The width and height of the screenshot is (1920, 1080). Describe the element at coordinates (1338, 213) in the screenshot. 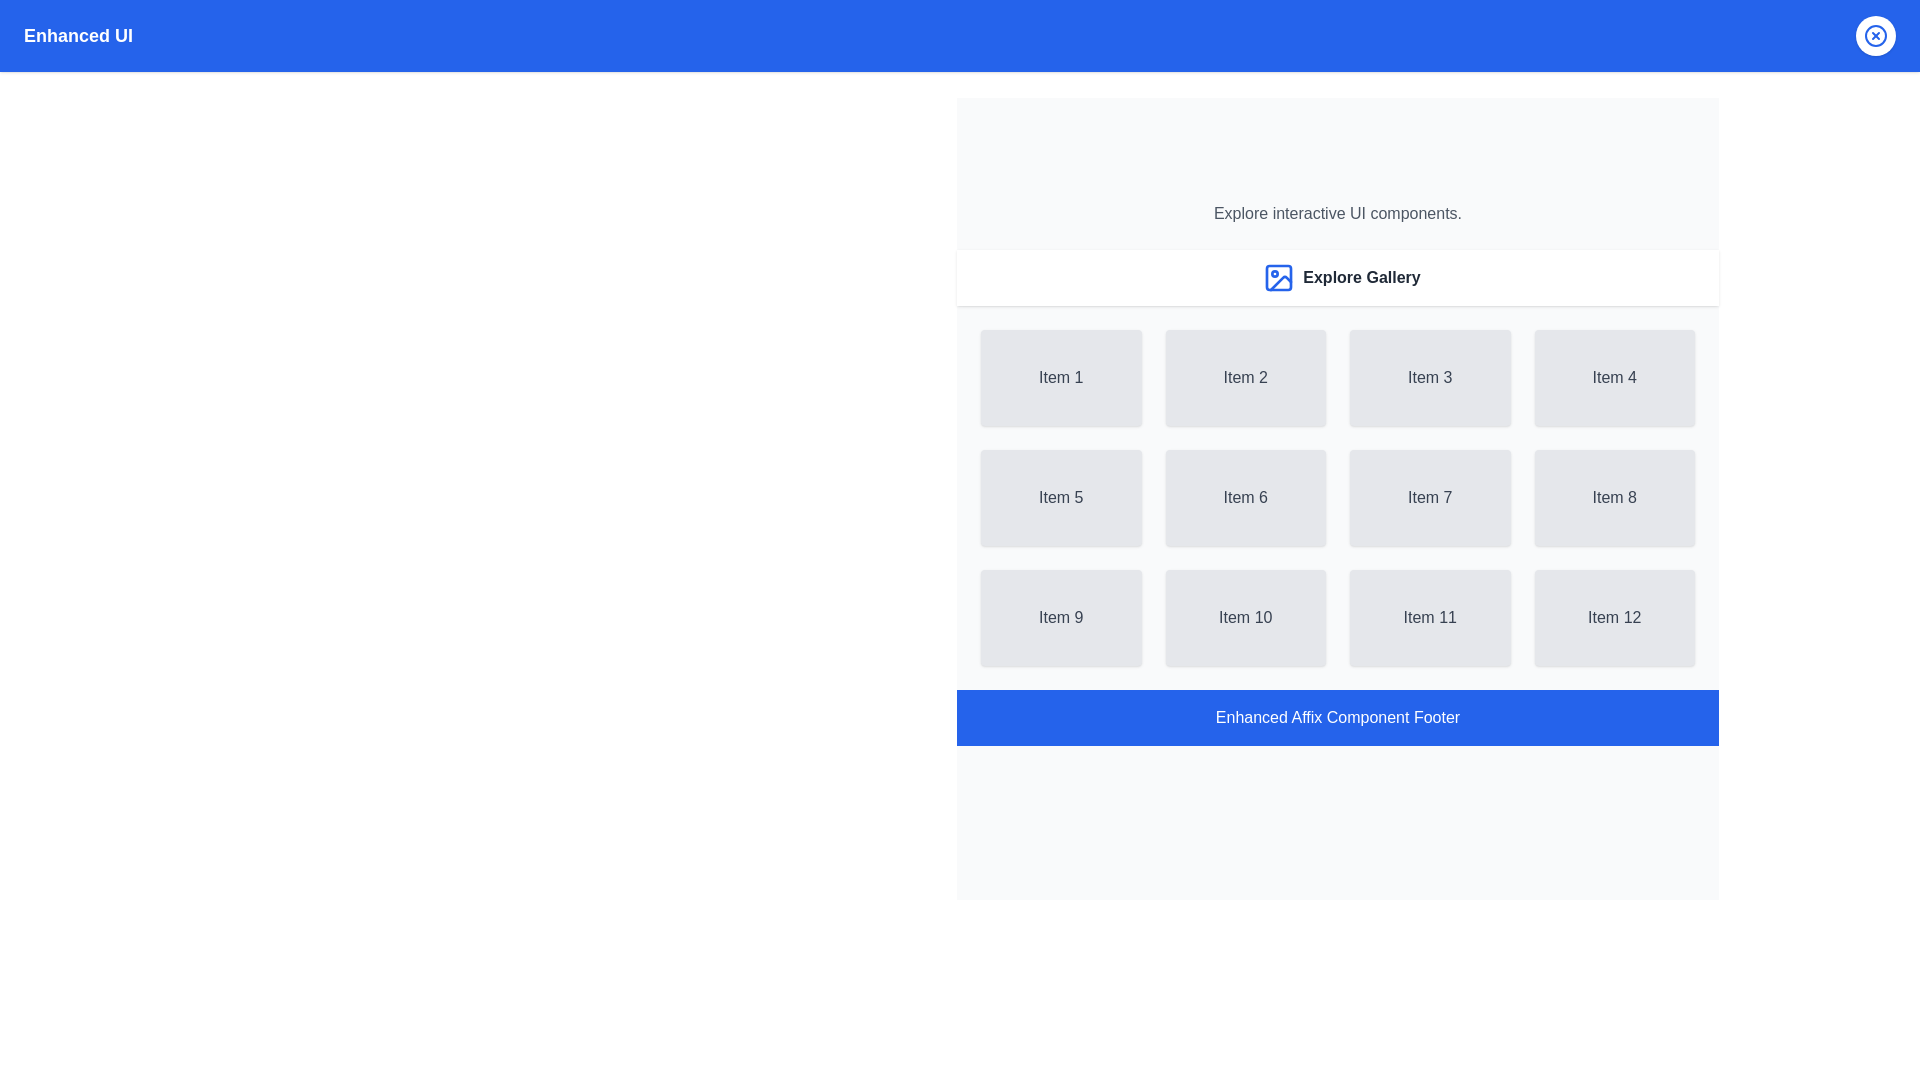

I see `the Text Label that serves as the introductory title for the section, which is centrally aligned above the 'Explore Gallery' section` at that location.